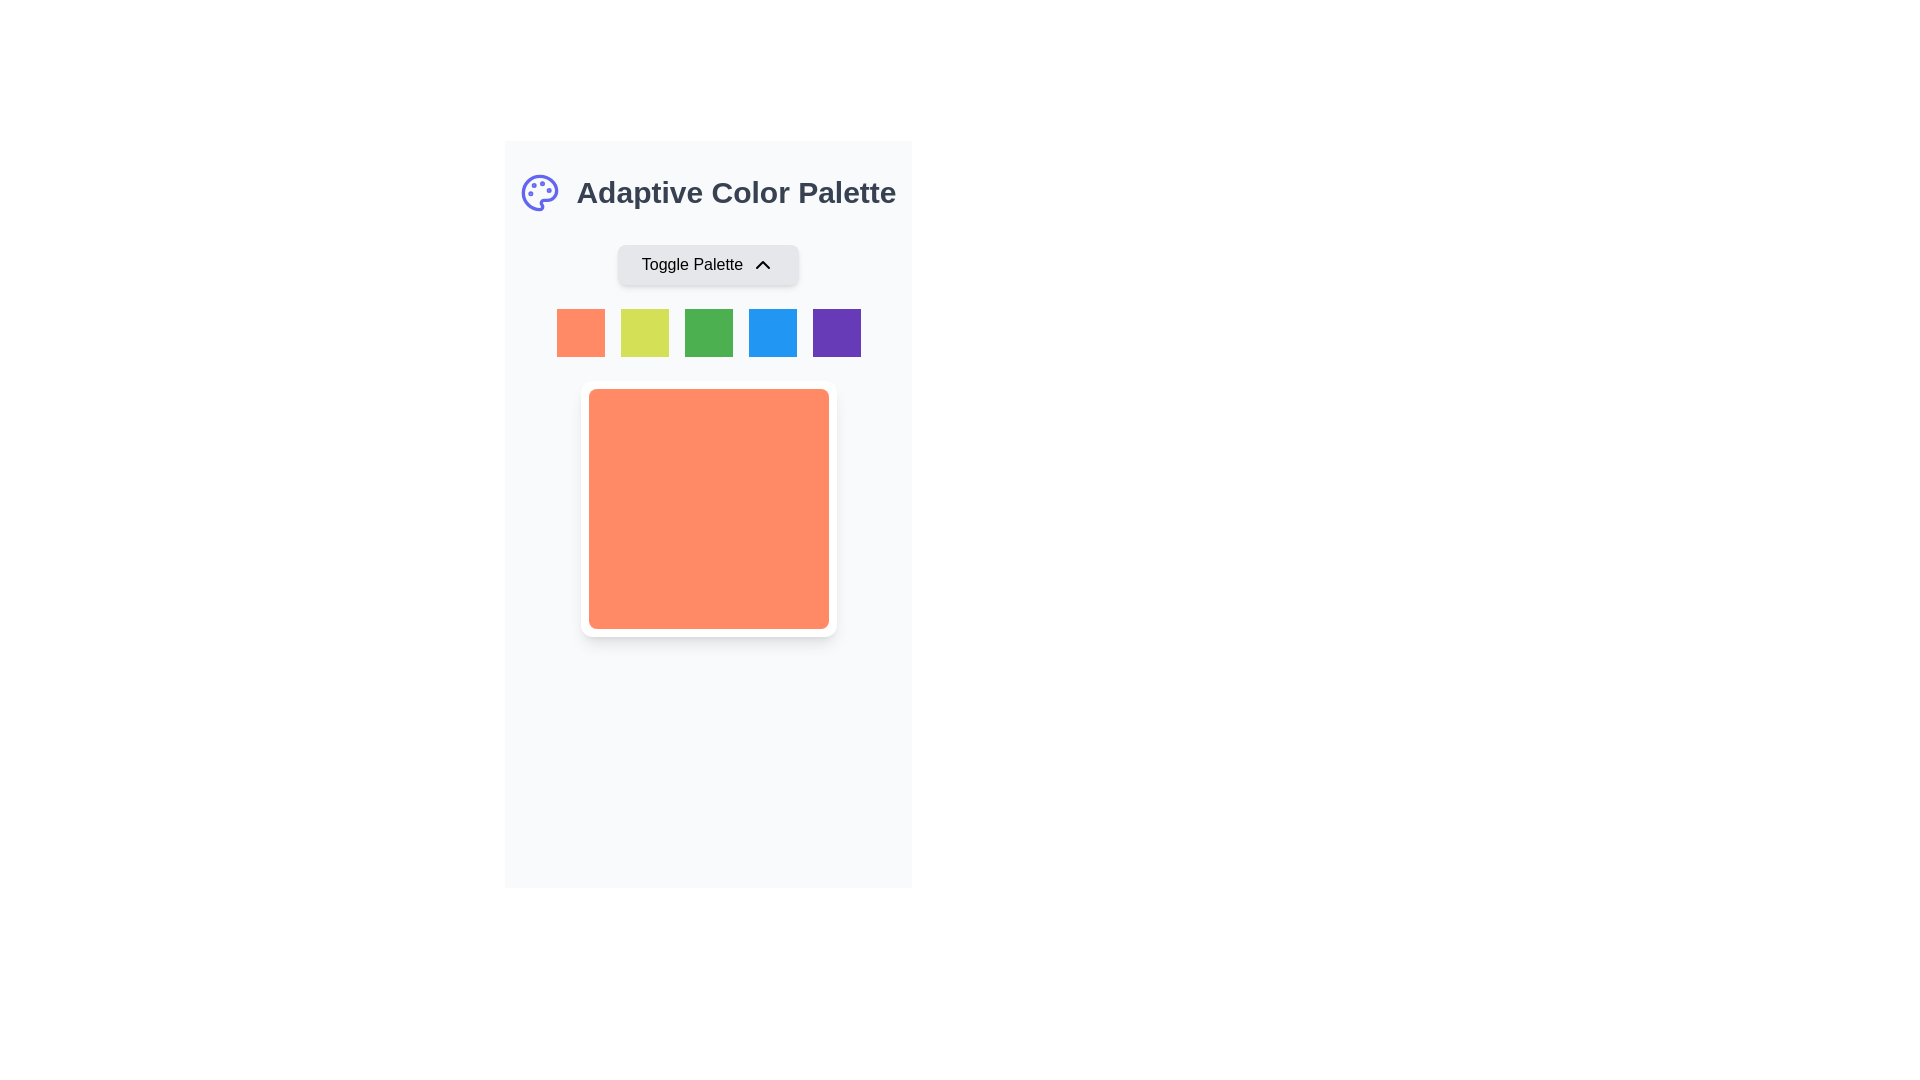 This screenshot has height=1080, width=1920. I want to click on the header section containing the indigo palette icon and the 'Adaptive Color Palette' text label, so click(708, 192).